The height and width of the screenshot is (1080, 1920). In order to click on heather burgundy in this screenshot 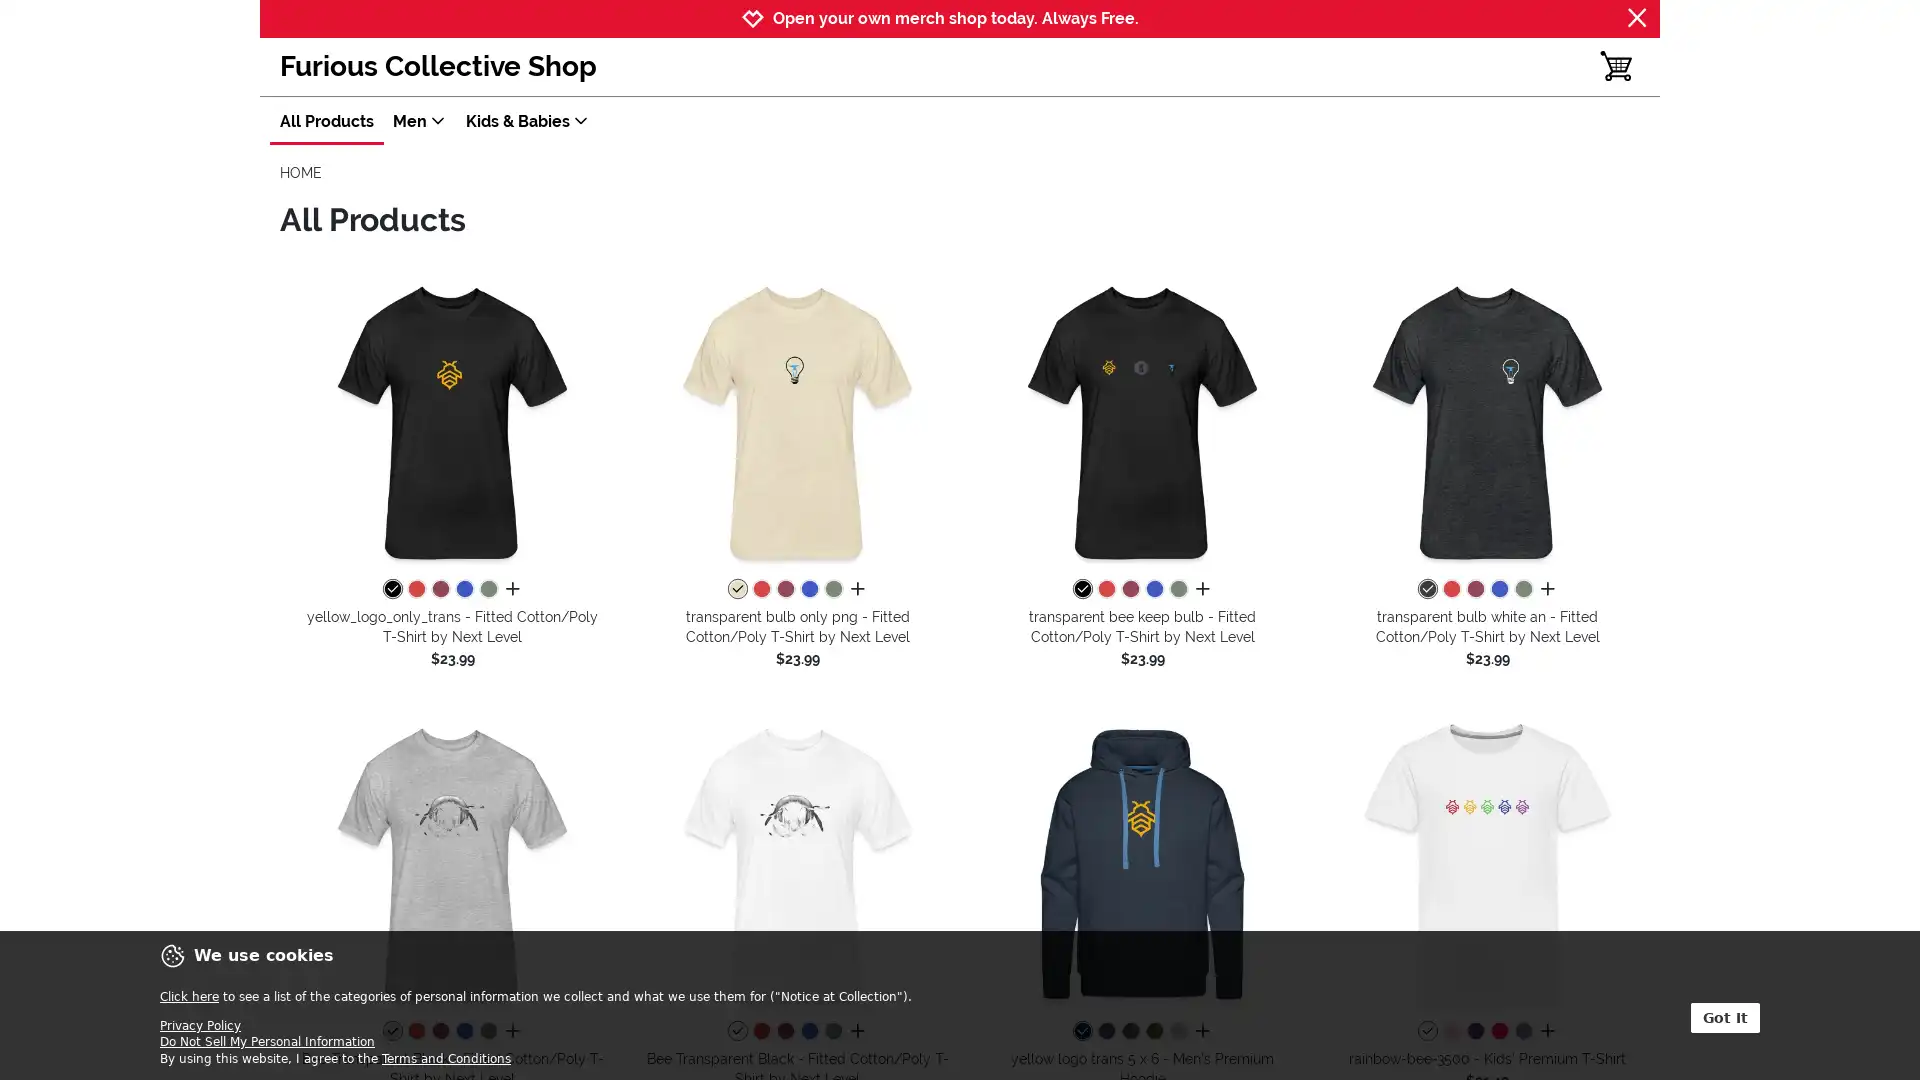, I will do `click(439, 1032)`.